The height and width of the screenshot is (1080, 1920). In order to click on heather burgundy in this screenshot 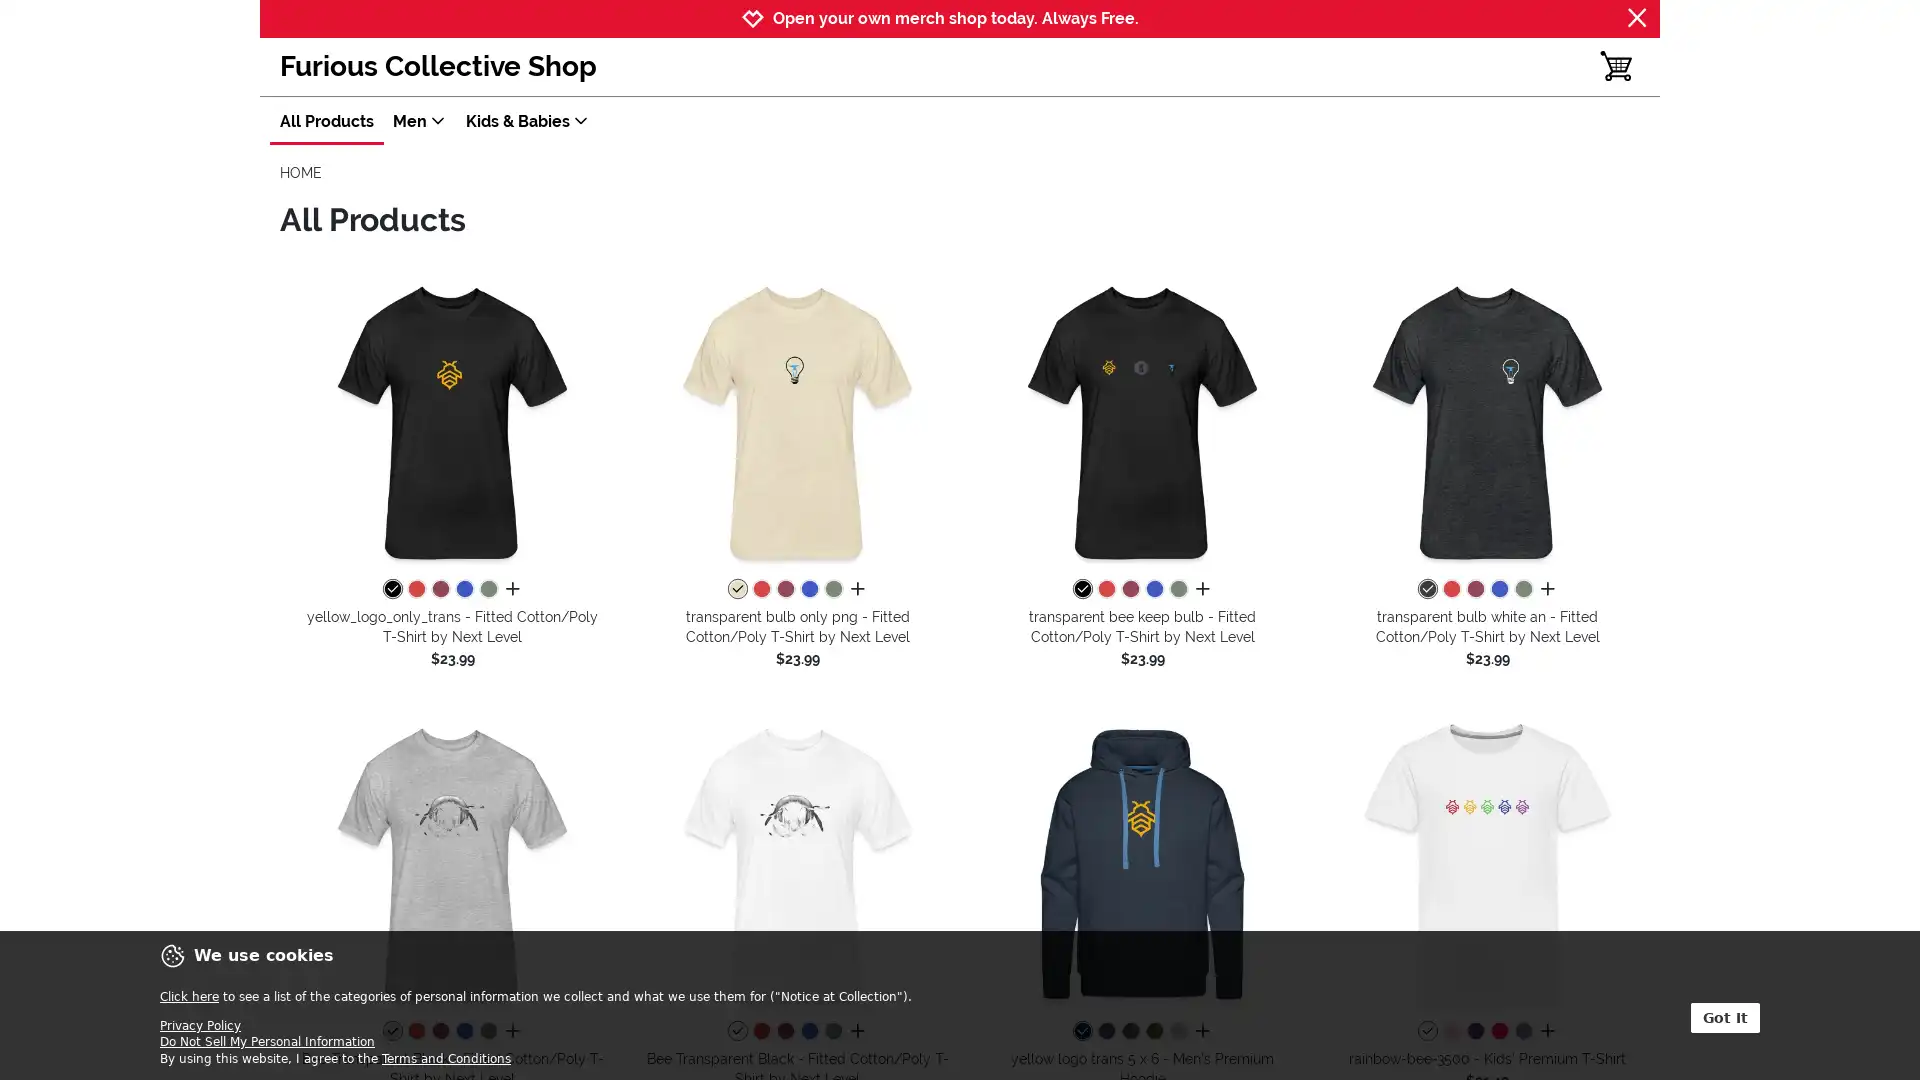, I will do `click(439, 1032)`.